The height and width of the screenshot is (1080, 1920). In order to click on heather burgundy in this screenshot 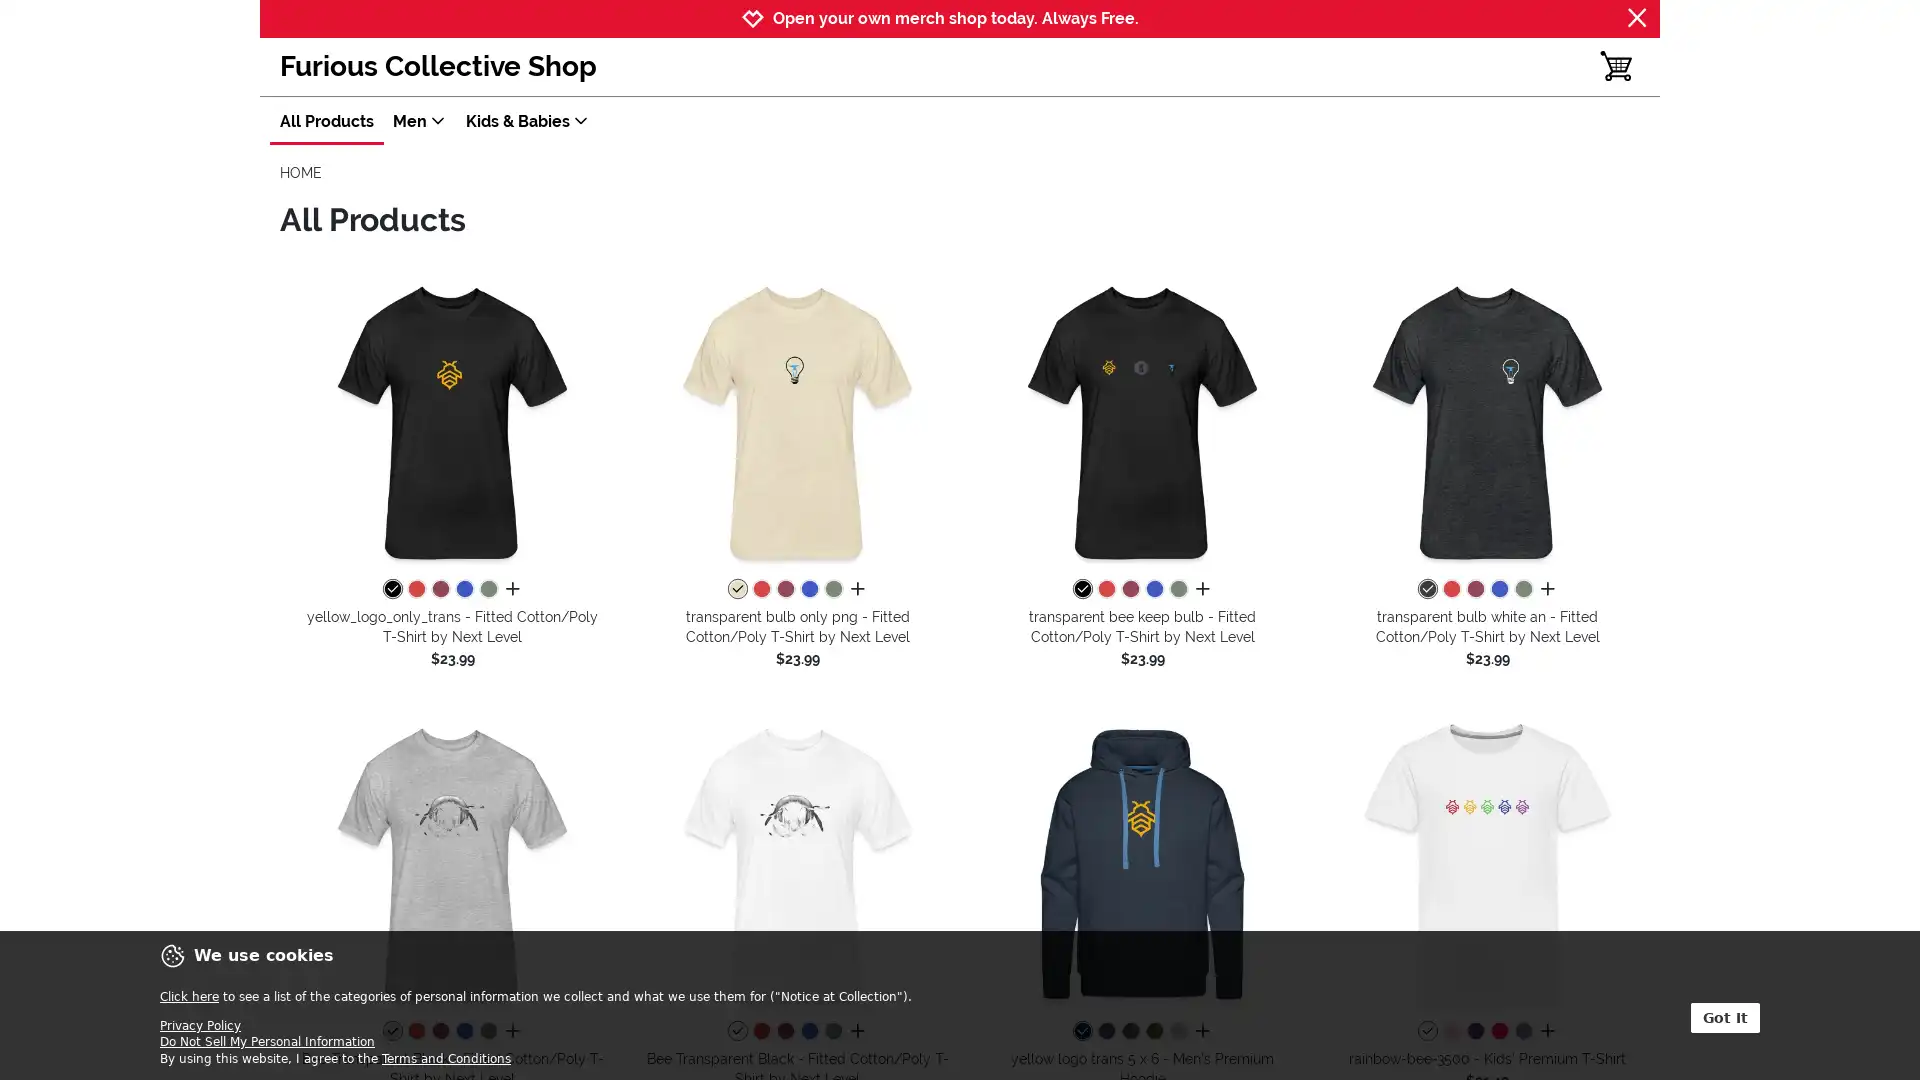, I will do `click(439, 1032)`.